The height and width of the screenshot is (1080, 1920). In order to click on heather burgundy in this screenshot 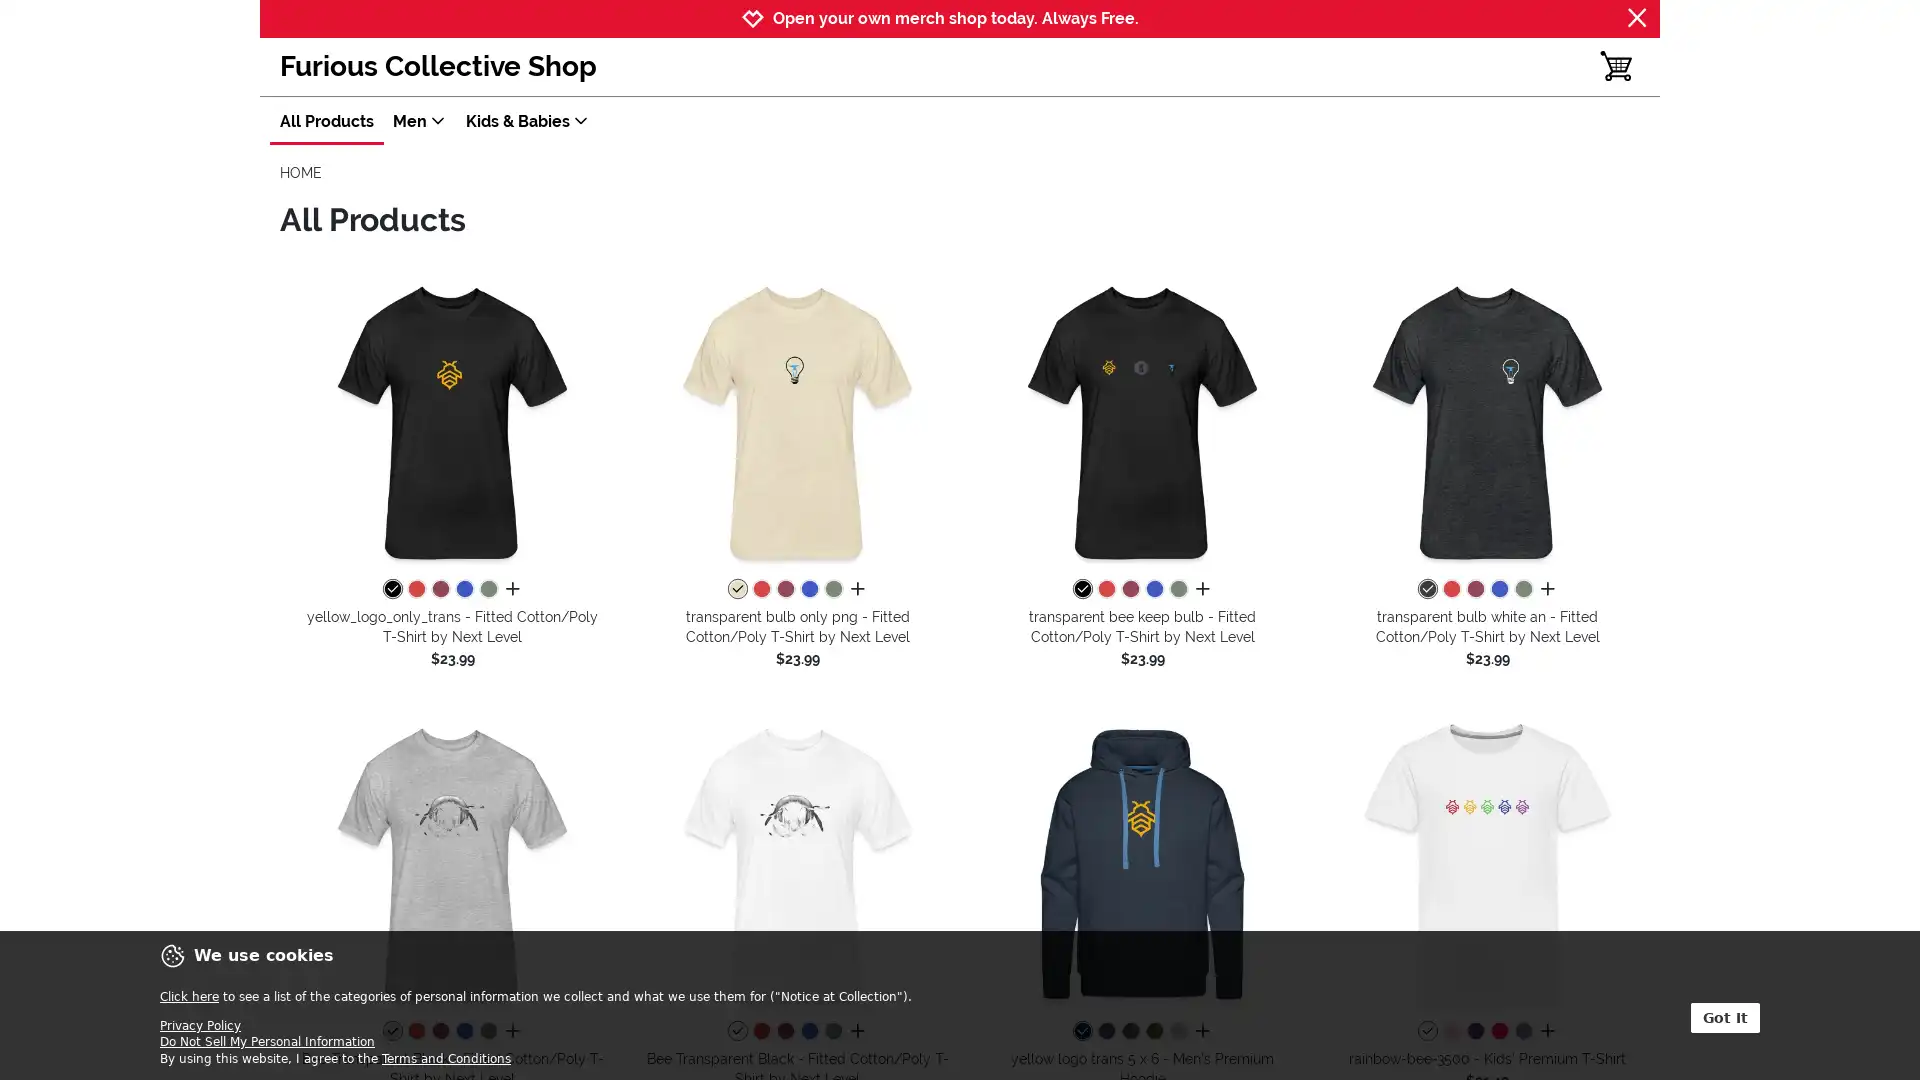, I will do `click(439, 1032)`.